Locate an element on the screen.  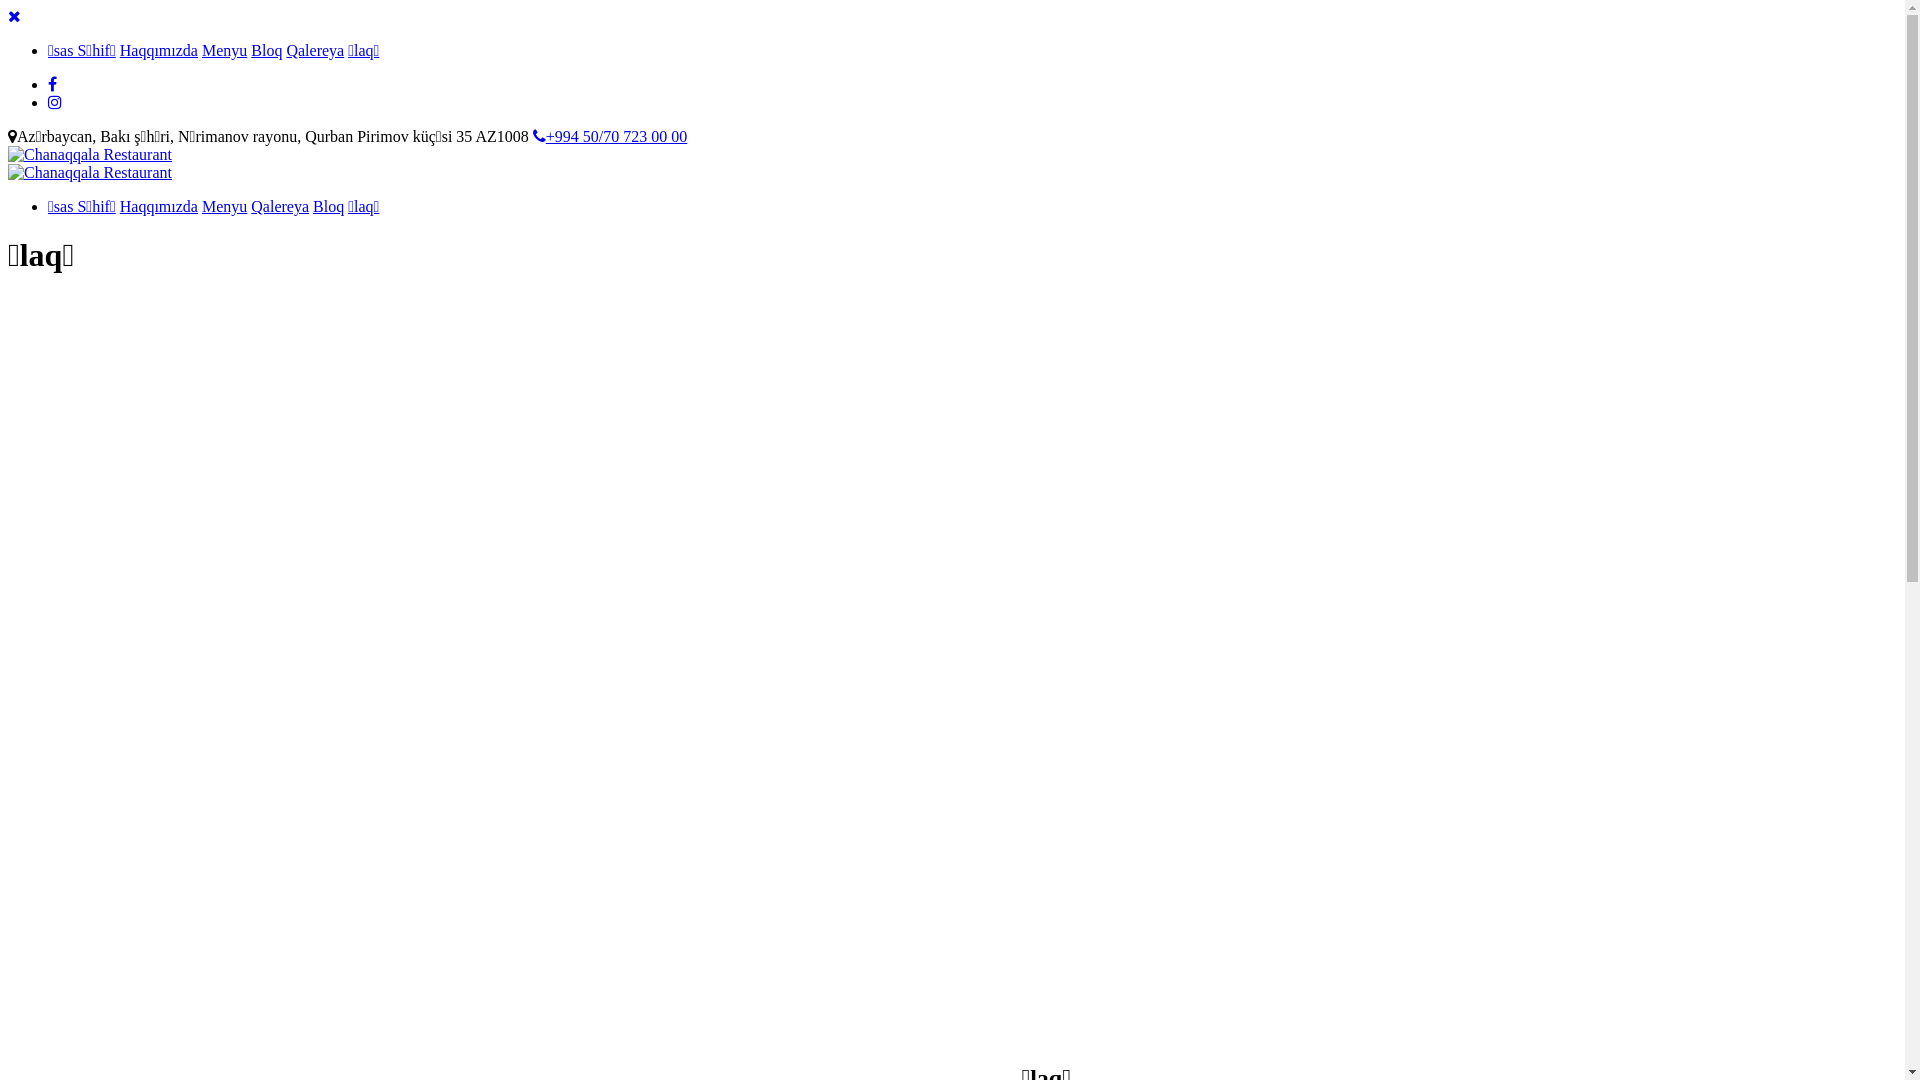
'Bloq' is located at coordinates (265, 49).